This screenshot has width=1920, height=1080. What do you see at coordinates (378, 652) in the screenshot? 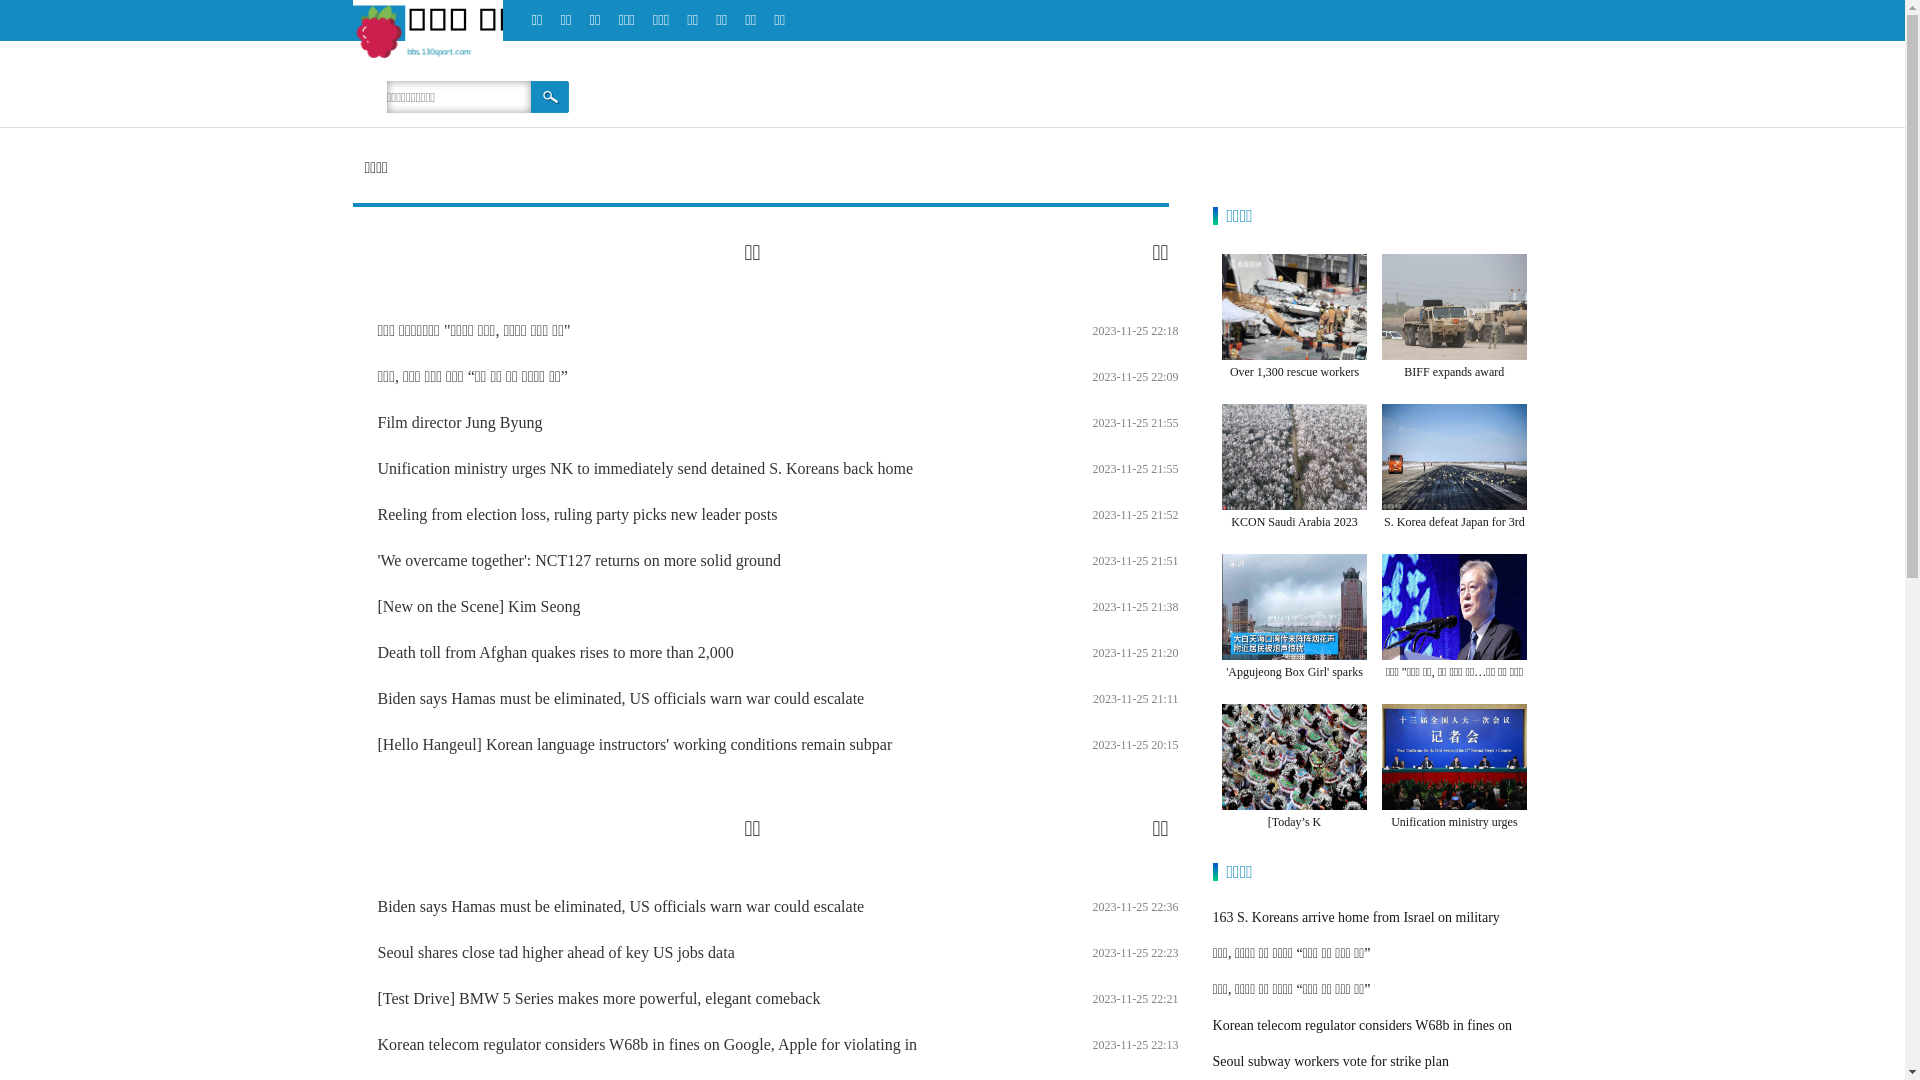
I see `'Death toll from Afghan quakes rises to more than 2,000'` at bounding box center [378, 652].